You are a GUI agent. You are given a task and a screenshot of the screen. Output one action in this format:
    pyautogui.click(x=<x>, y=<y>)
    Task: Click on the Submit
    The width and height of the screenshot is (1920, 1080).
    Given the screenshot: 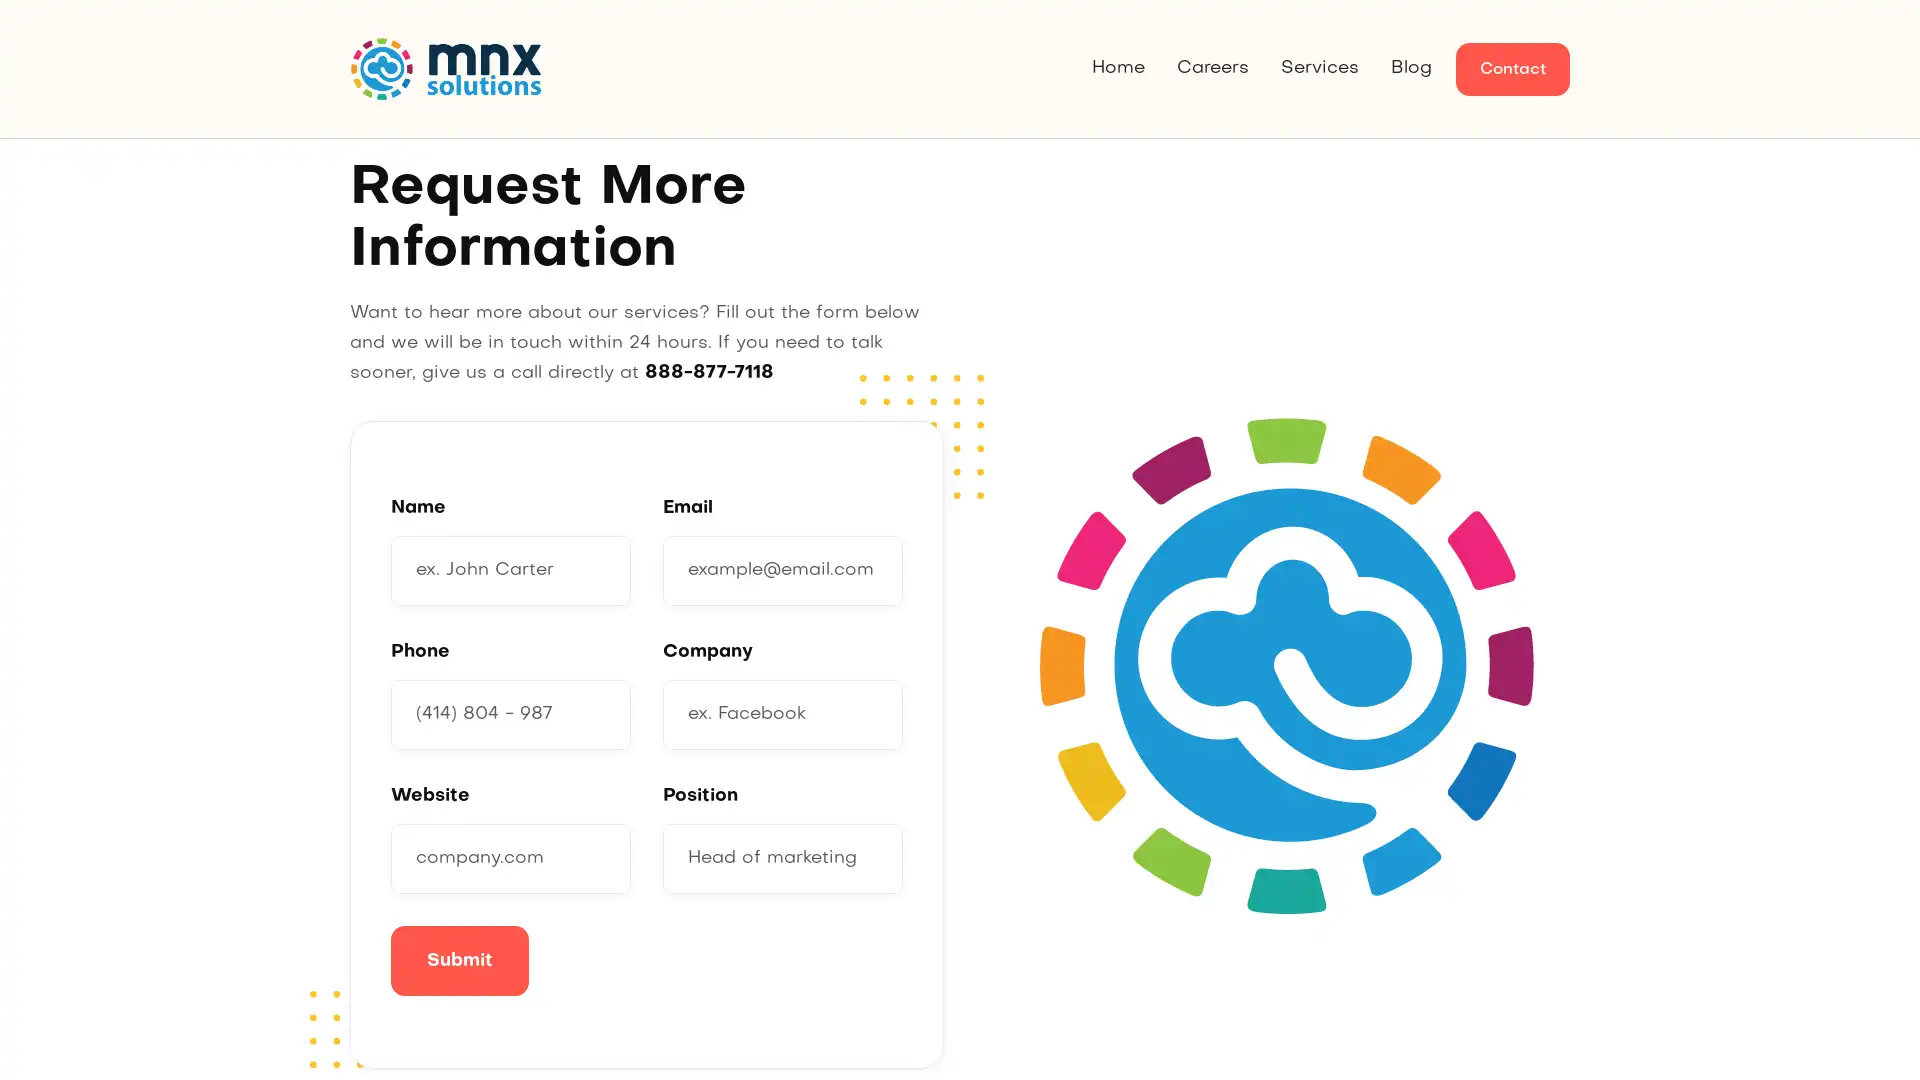 What is the action you would take?
    pyautogui.click(x=459, y=959)
    